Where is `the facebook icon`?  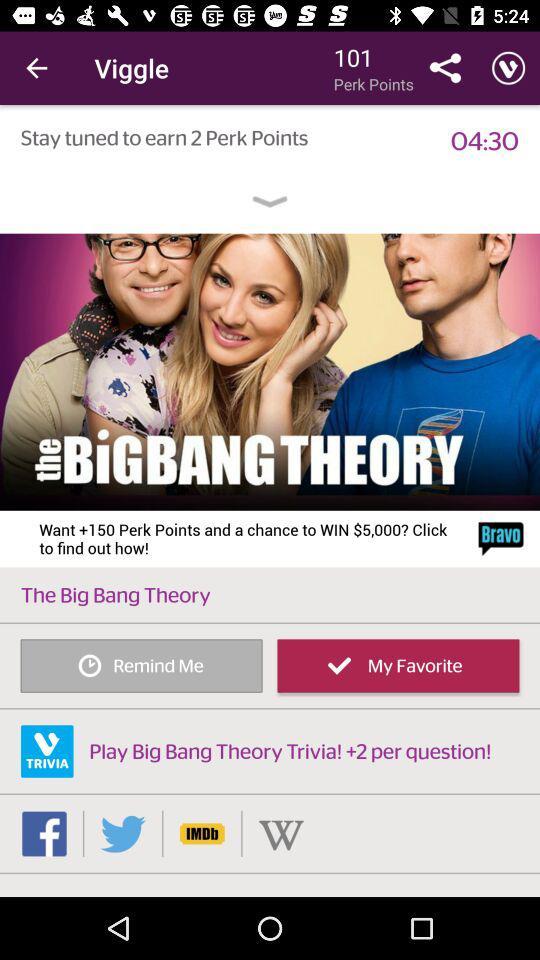
the facebook icon is located at coordinates (44, 833).